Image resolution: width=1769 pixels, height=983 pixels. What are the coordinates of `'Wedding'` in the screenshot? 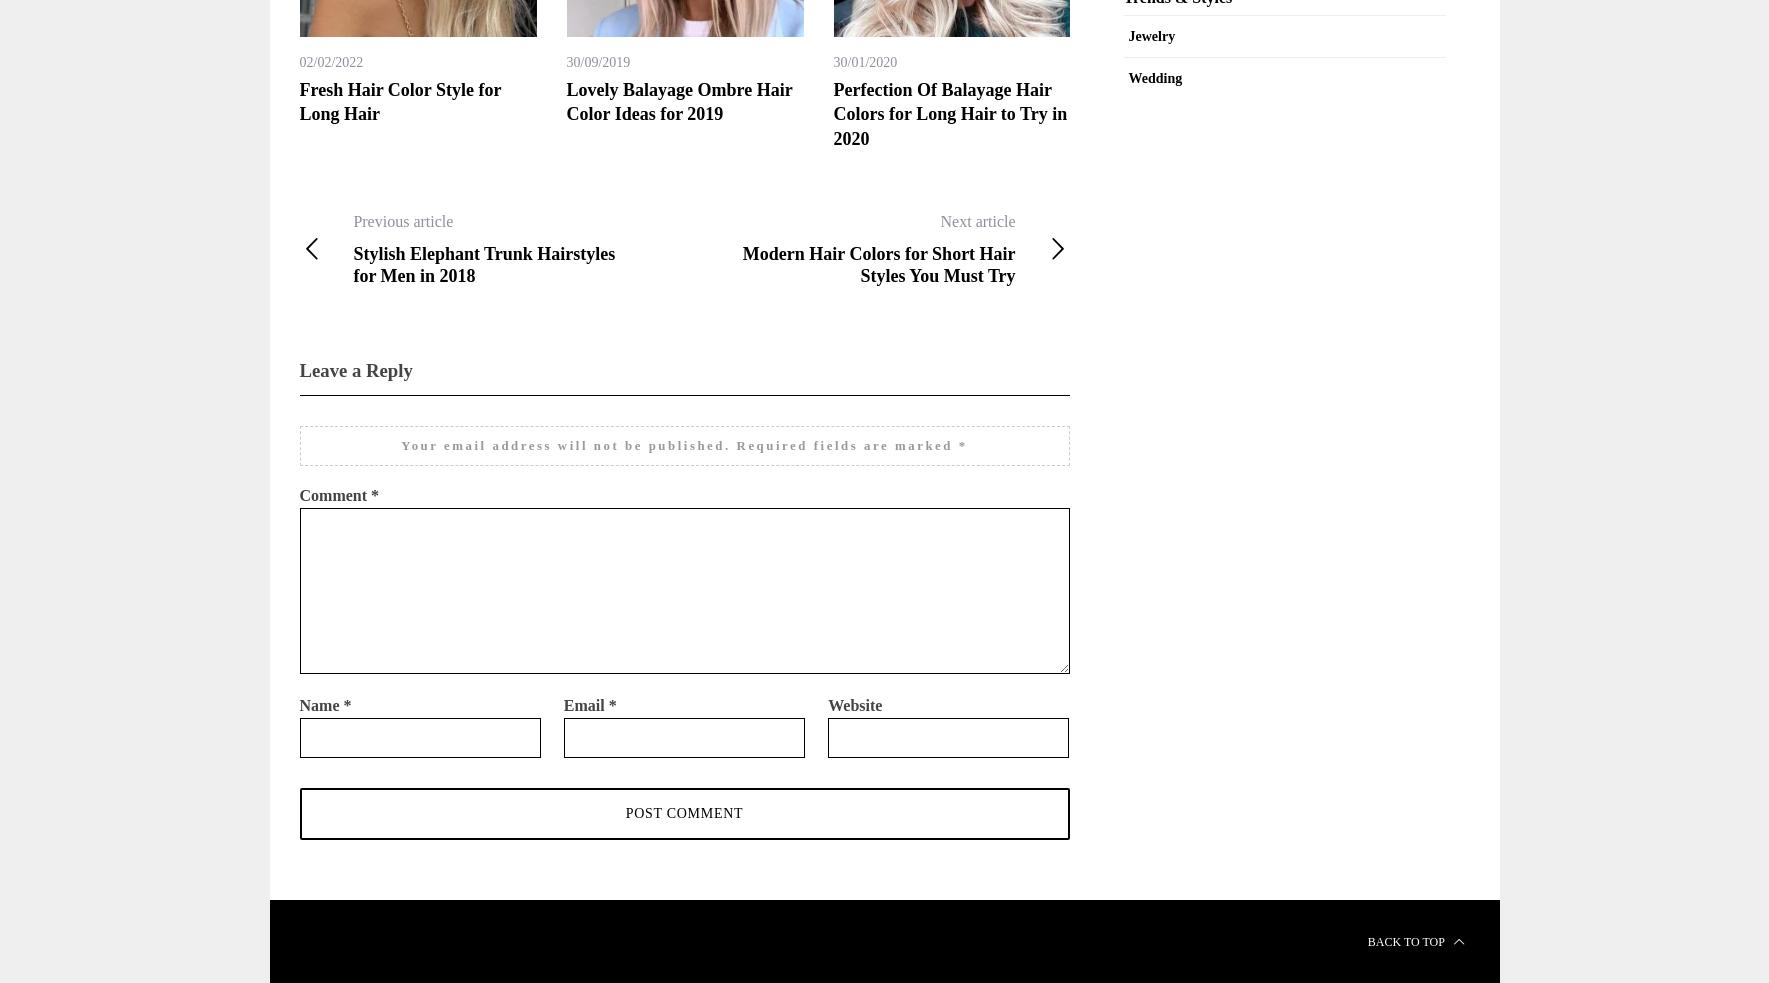 It's located at (1153, 76).